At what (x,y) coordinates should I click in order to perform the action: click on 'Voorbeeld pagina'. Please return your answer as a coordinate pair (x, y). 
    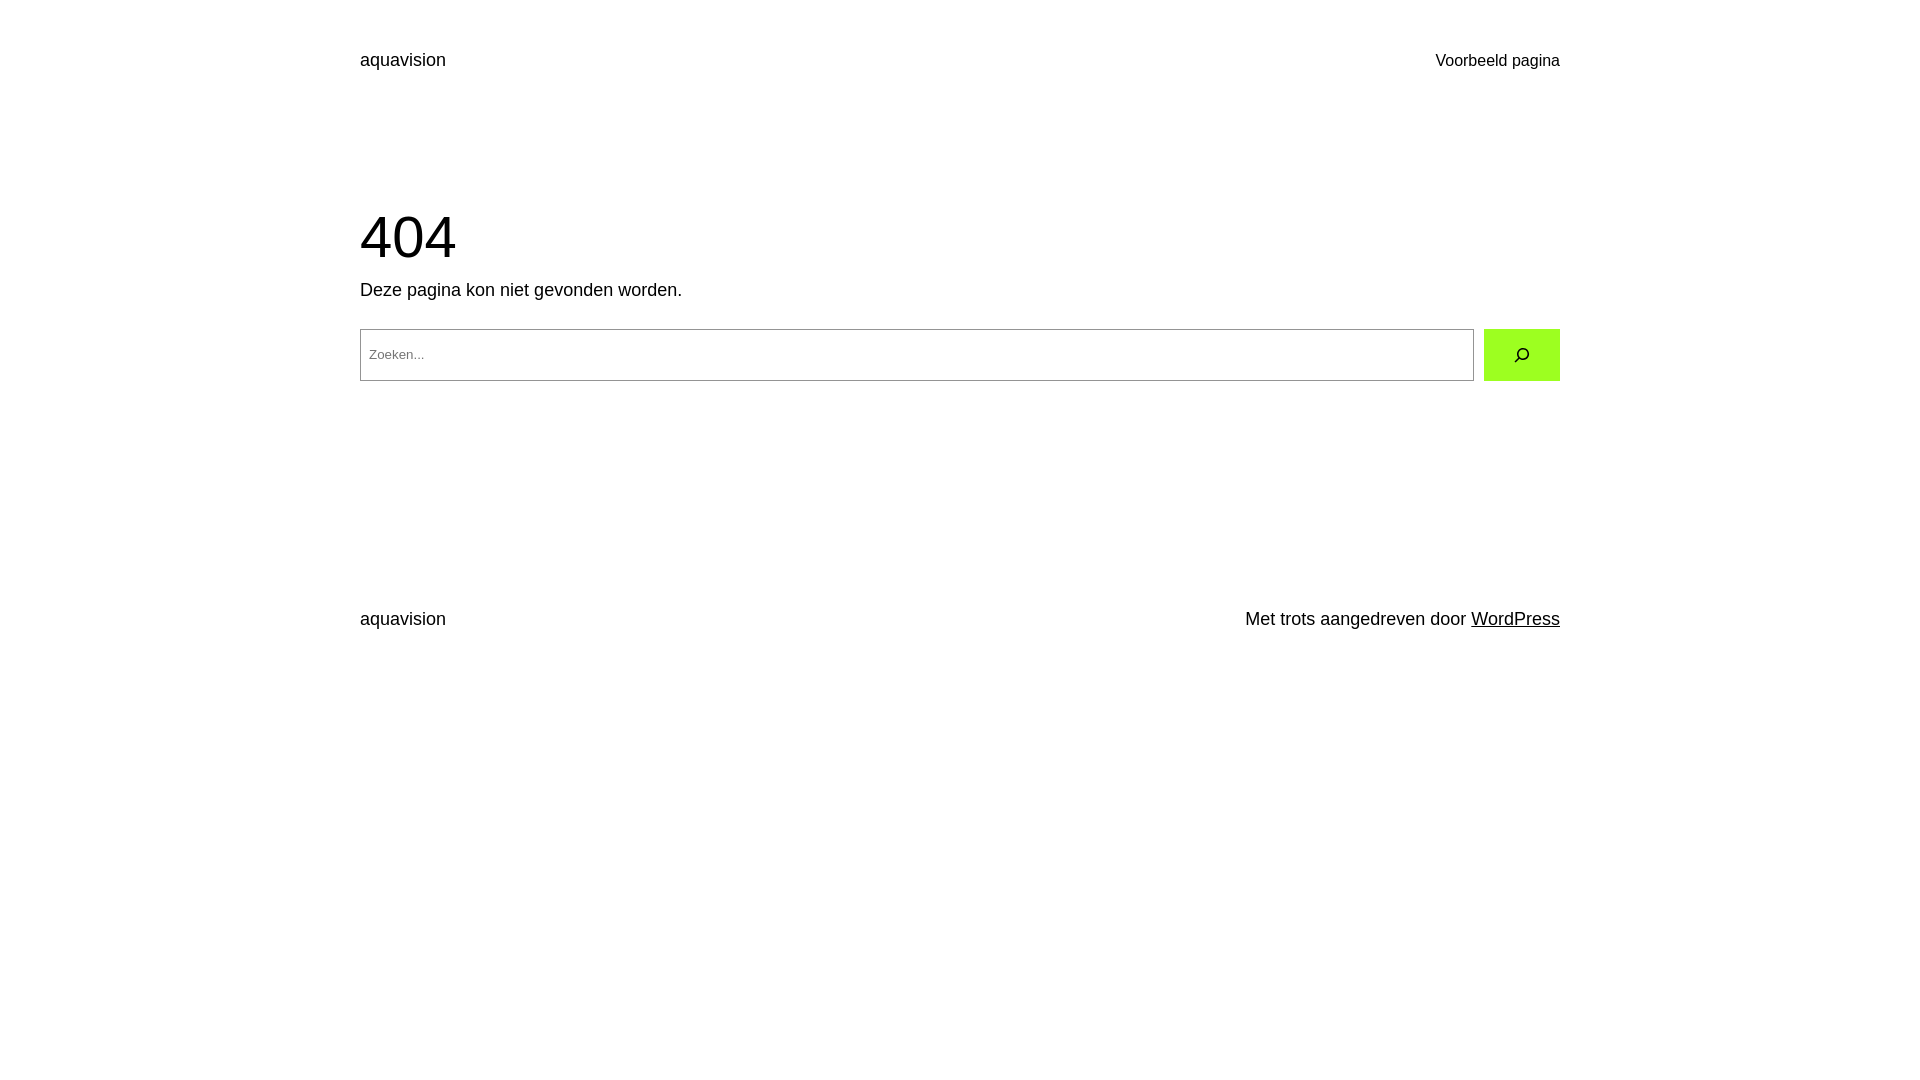
    Looking at the image, I should click on (1497, 60).